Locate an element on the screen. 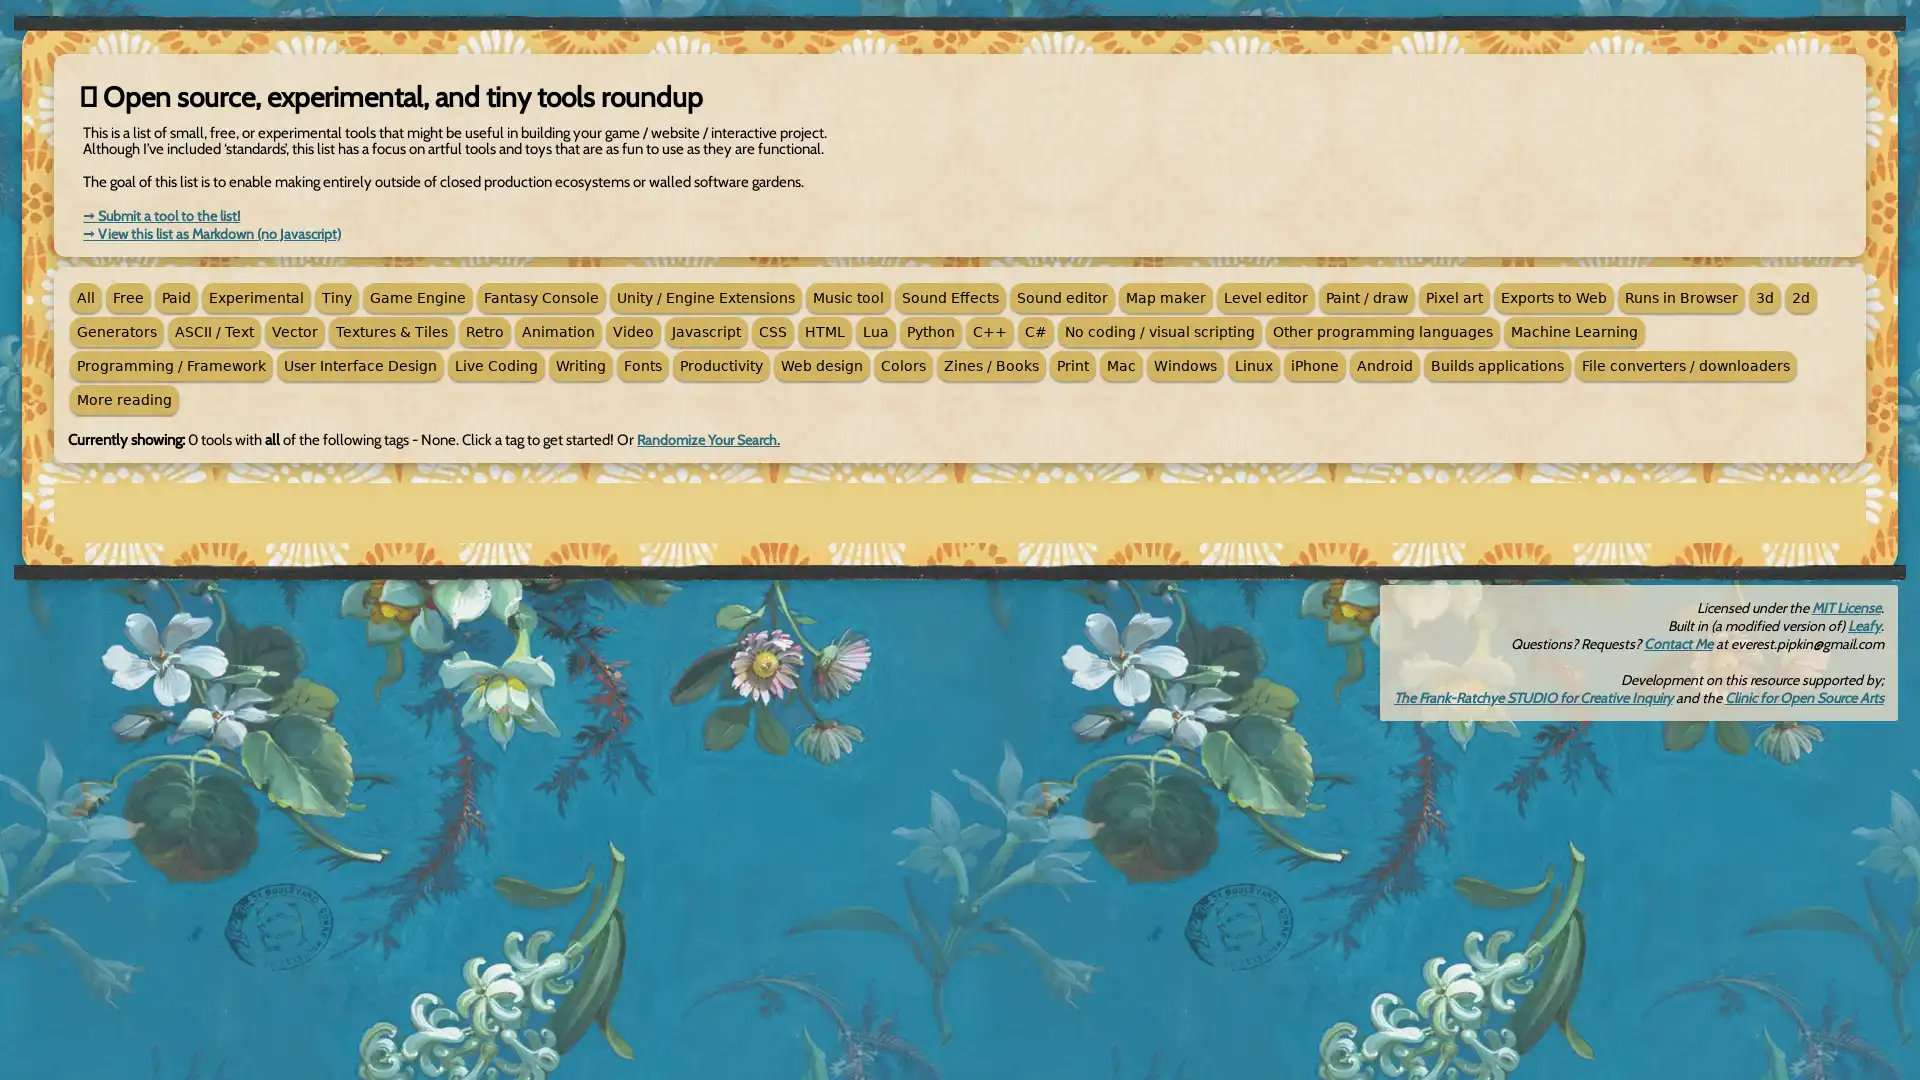 The height and width of the screenshot is (1080, 1920). User Interface Design is located at coordinates (360, 366).